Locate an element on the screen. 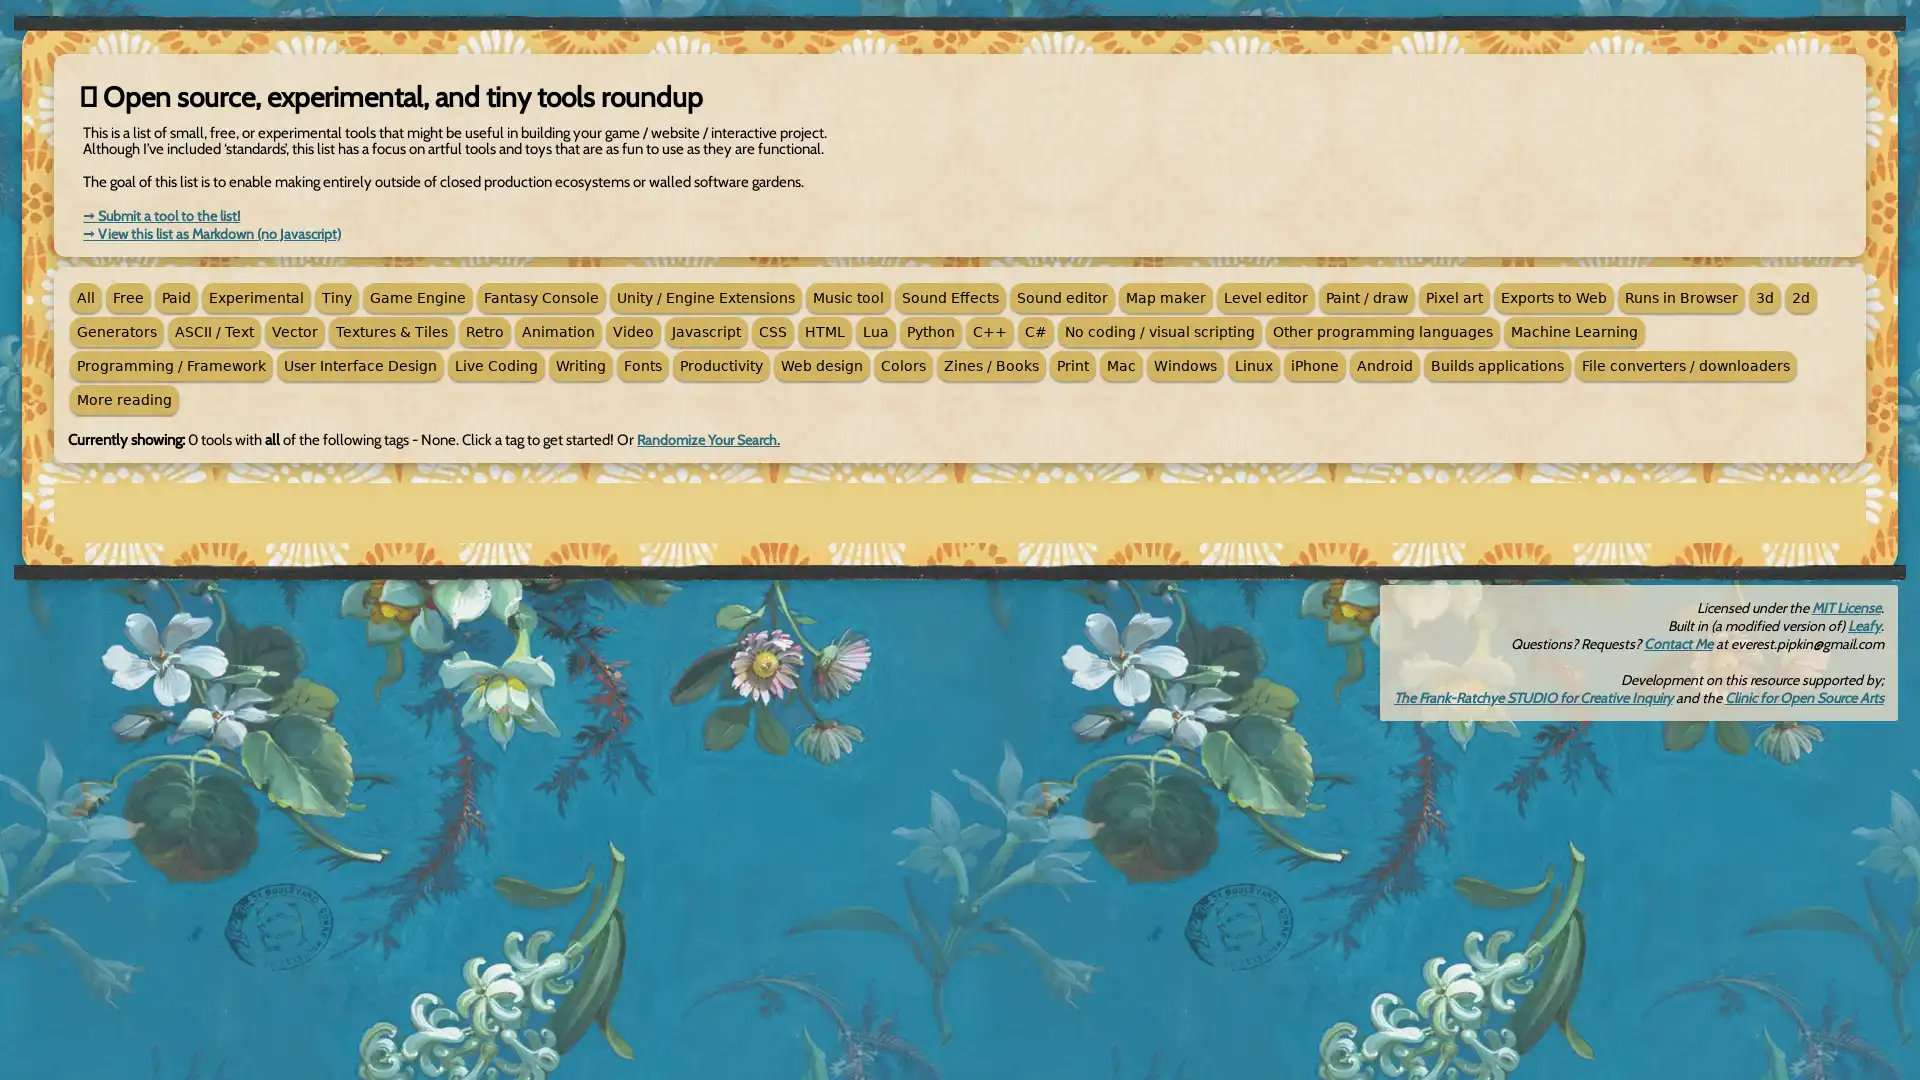 The height and width of the screenshot is (1080, 1920). User Interface Design is located at coordinates (360, 366).